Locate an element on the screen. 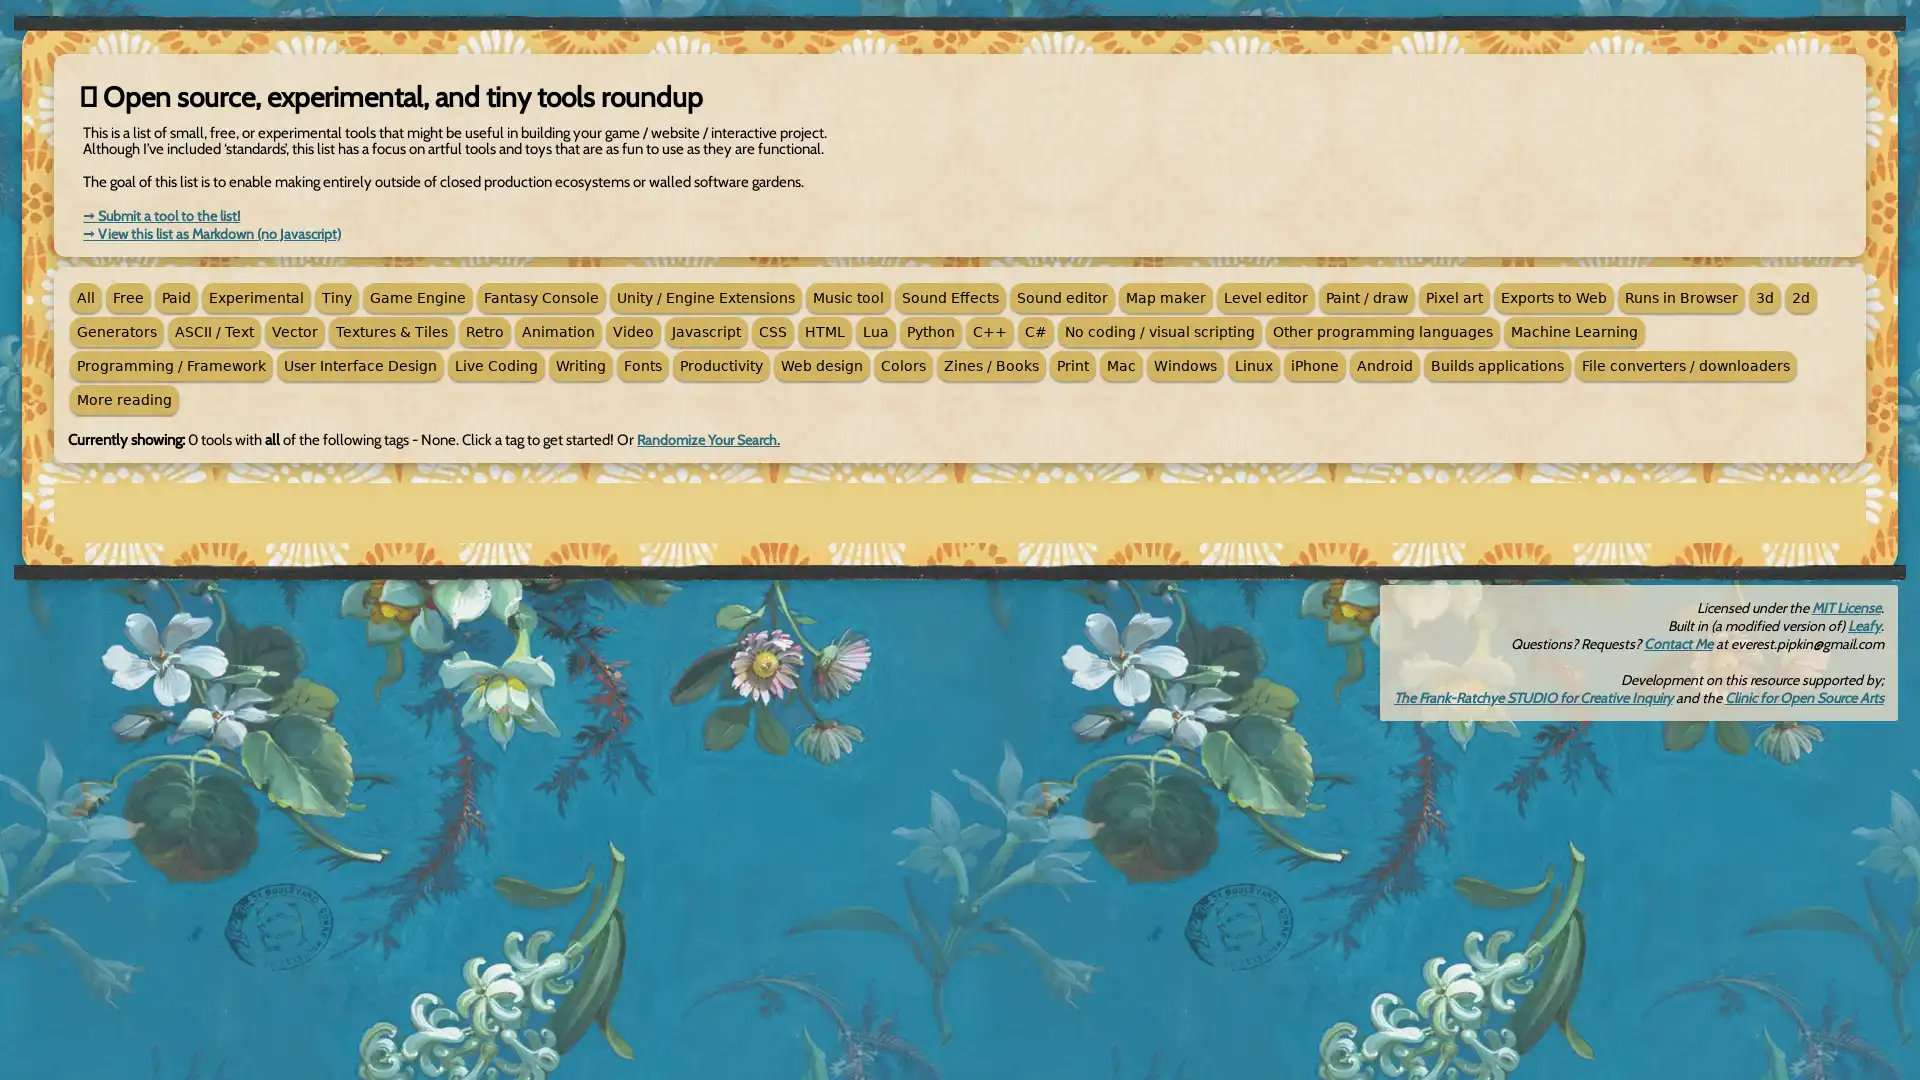 The height and width of the screenshot is (1080, 1920). User Interface Design is located at coordinates (360, 366).